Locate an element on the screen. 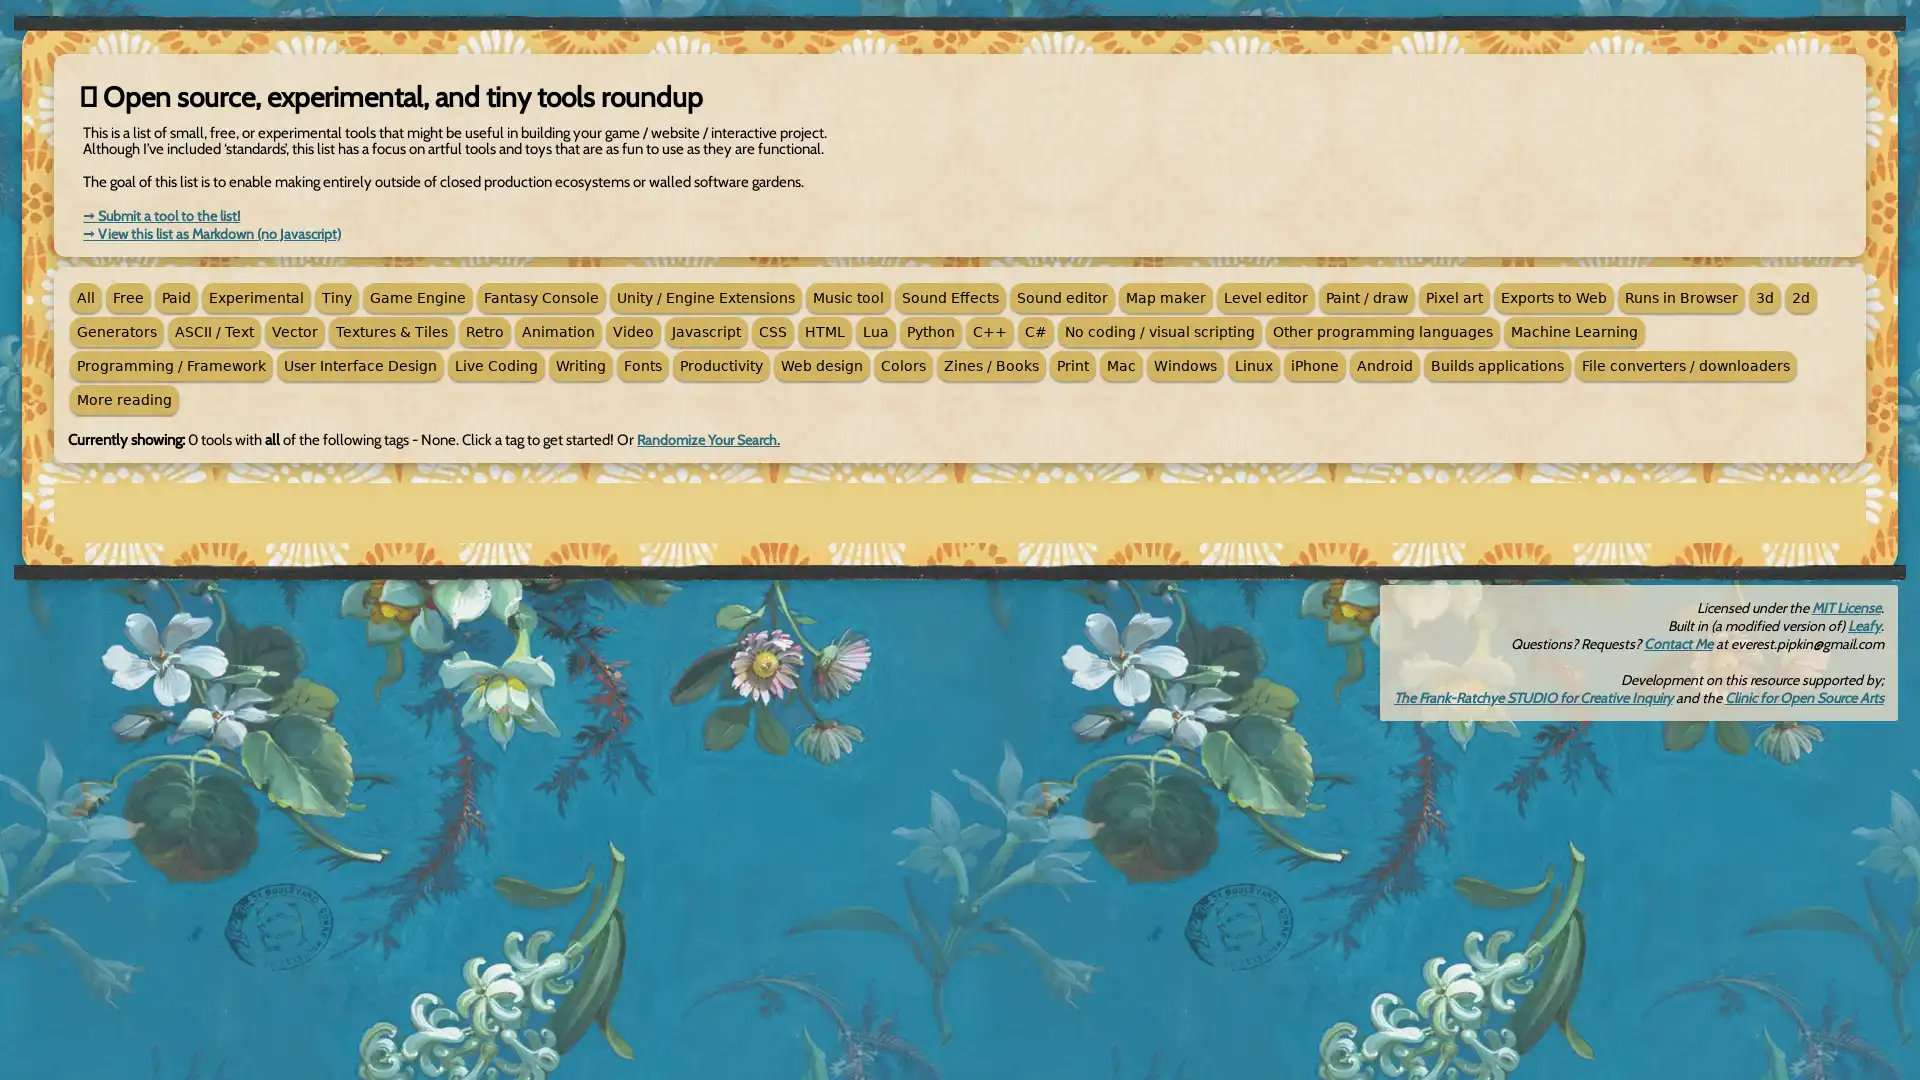 The height and width of the screenshot is (1080, 1920). User Interface Design is located at coordinates (360, 366).